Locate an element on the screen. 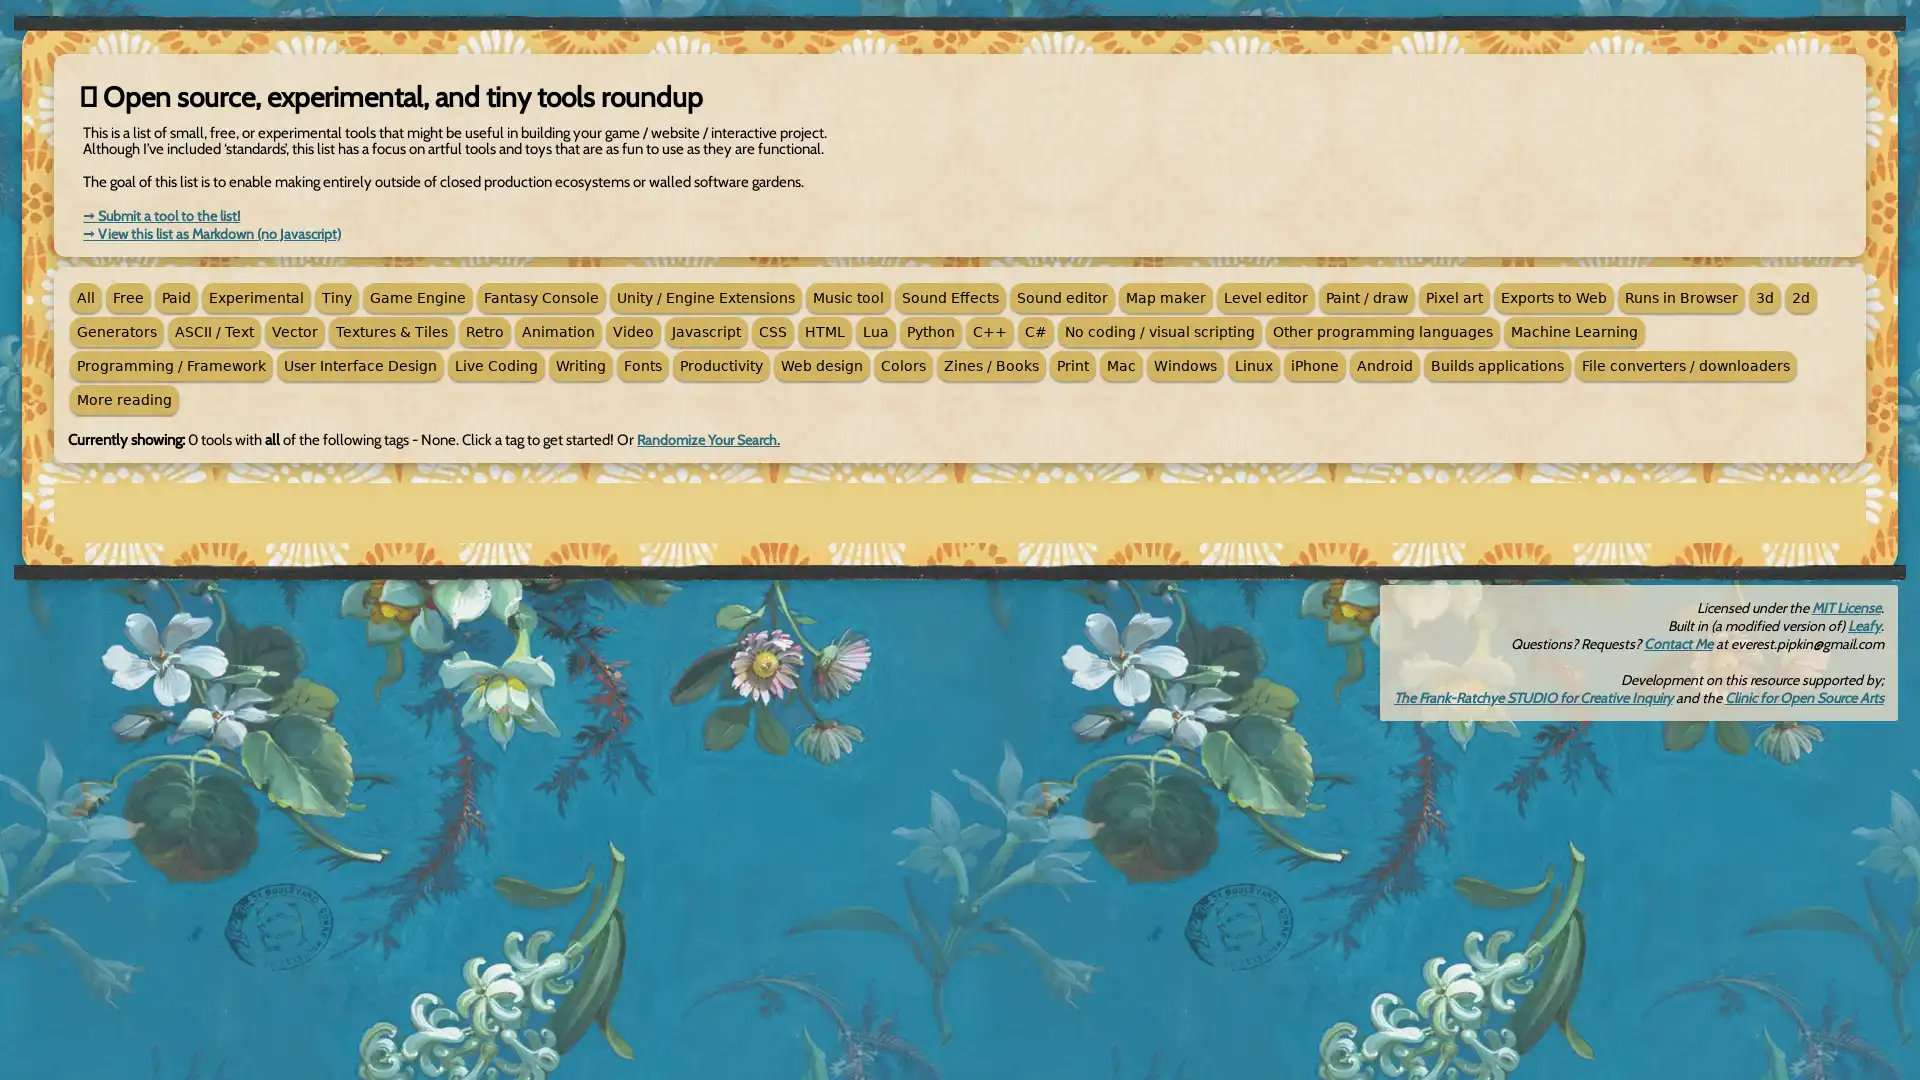 The height and width of the screenshot is (1080, 1920). User Interface Design is located at coordinates (360, 366).